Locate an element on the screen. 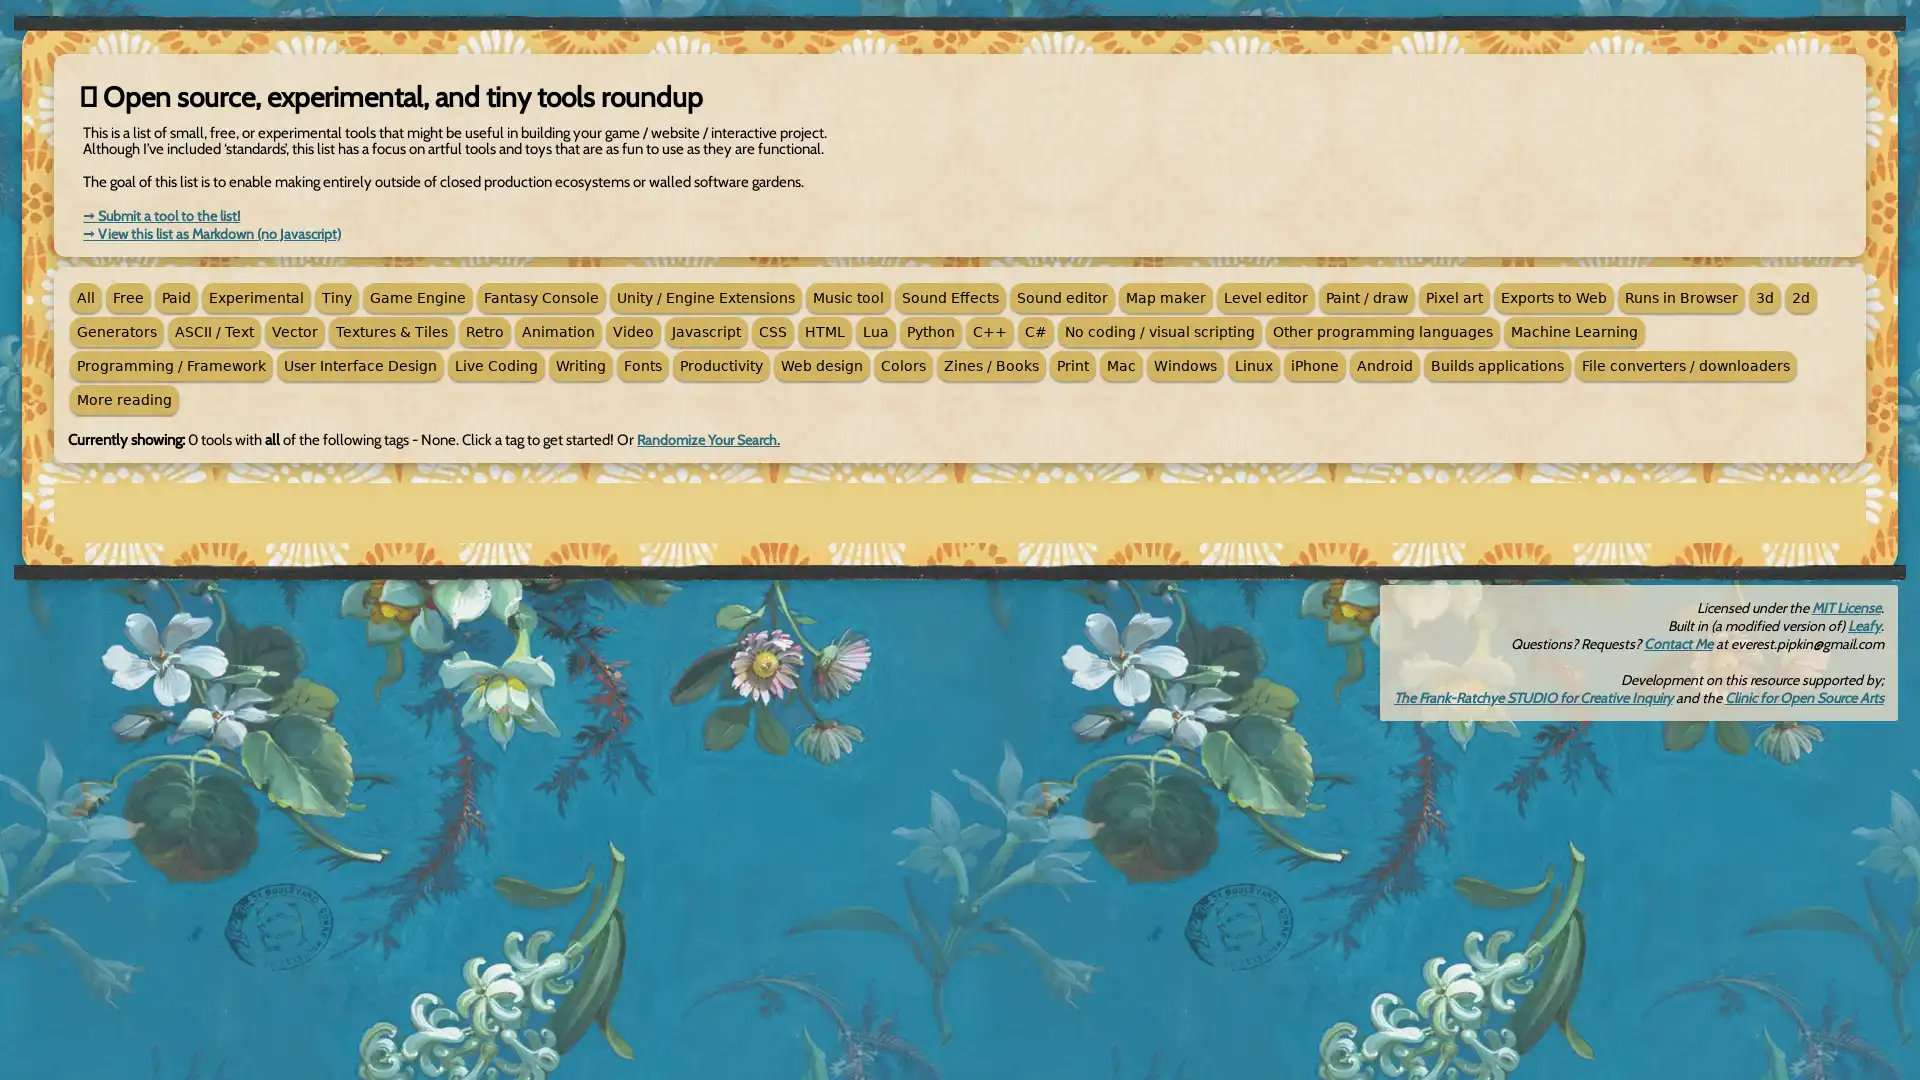 The height and width of the screenshot is (1080, 1920). User Interface Design is located at coordinates (360, 366).